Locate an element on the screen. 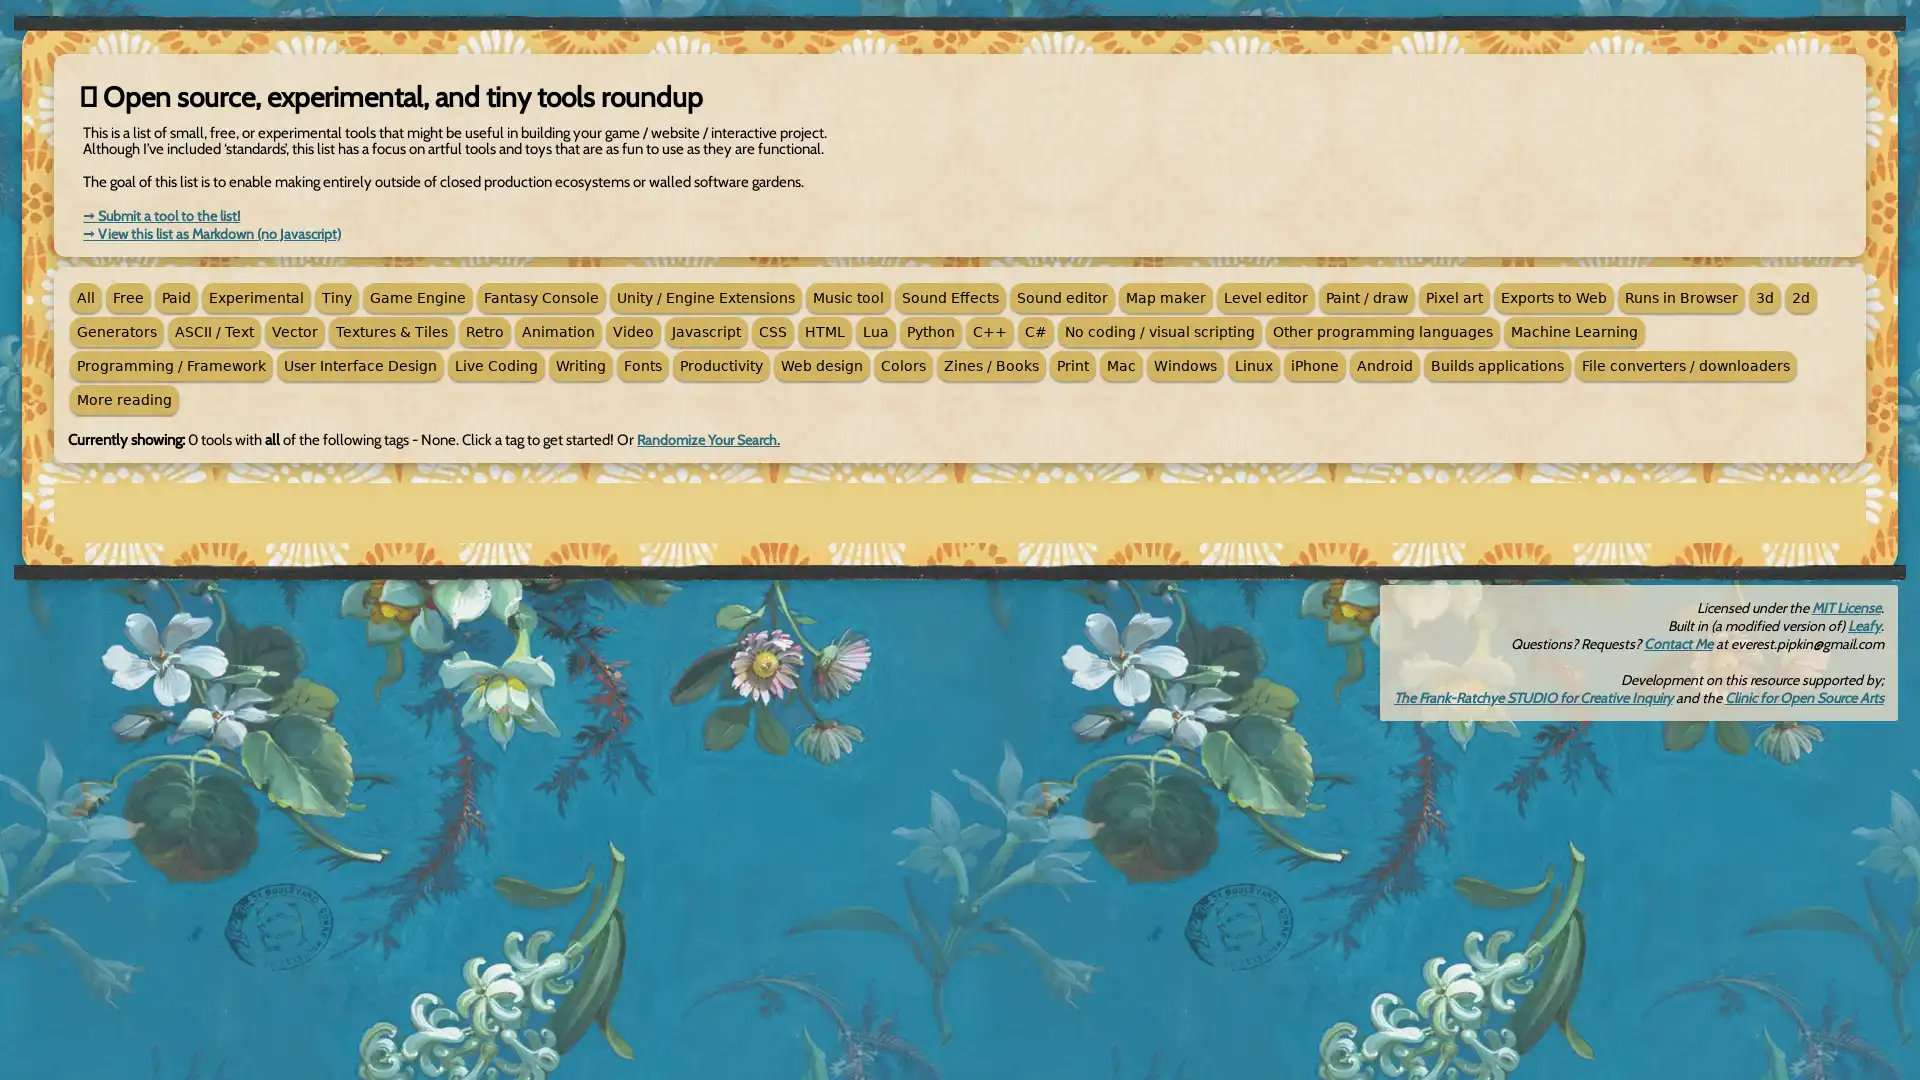 The height and width of the screenshot is (1080, 1920). User Interface Design is located at coordinates (360, 366).